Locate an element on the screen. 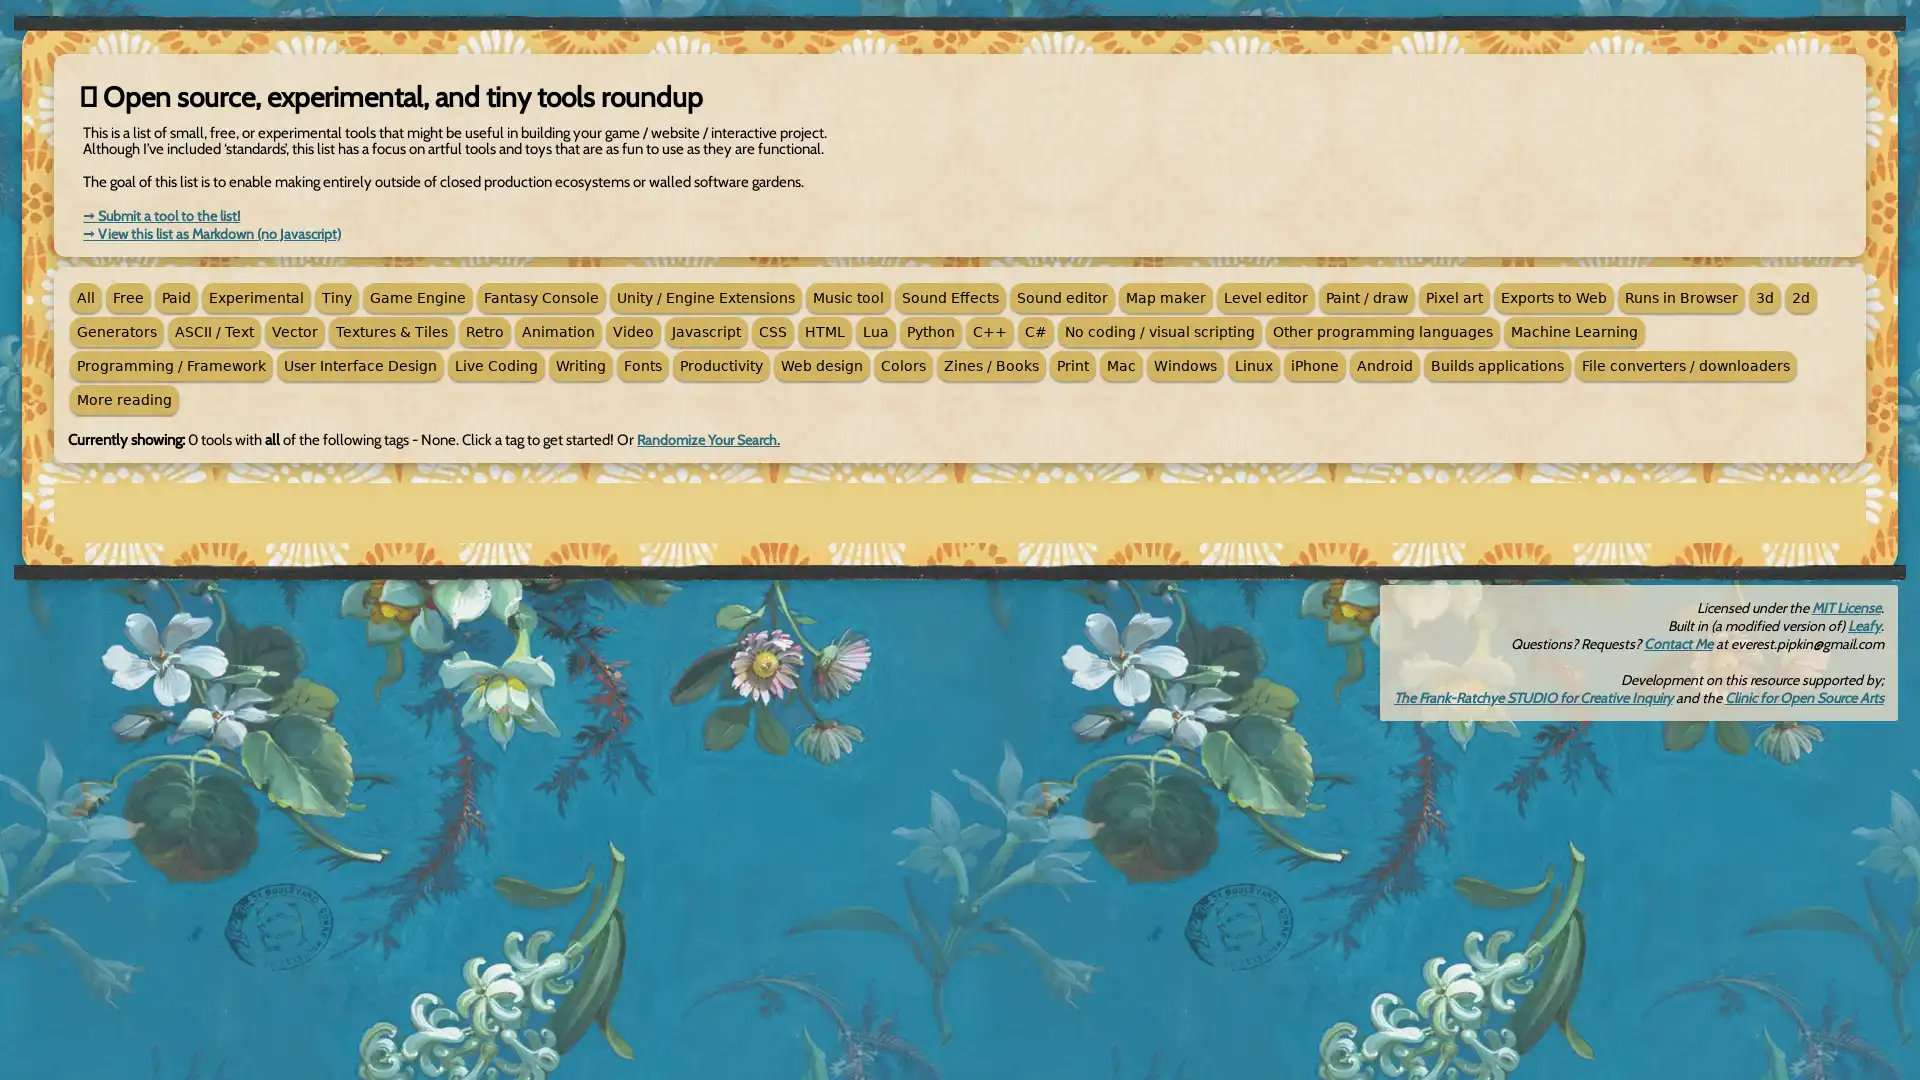 The height and width of the screenshot is (1080, 1920). User Interface Design is located at coordinates (360, 366).